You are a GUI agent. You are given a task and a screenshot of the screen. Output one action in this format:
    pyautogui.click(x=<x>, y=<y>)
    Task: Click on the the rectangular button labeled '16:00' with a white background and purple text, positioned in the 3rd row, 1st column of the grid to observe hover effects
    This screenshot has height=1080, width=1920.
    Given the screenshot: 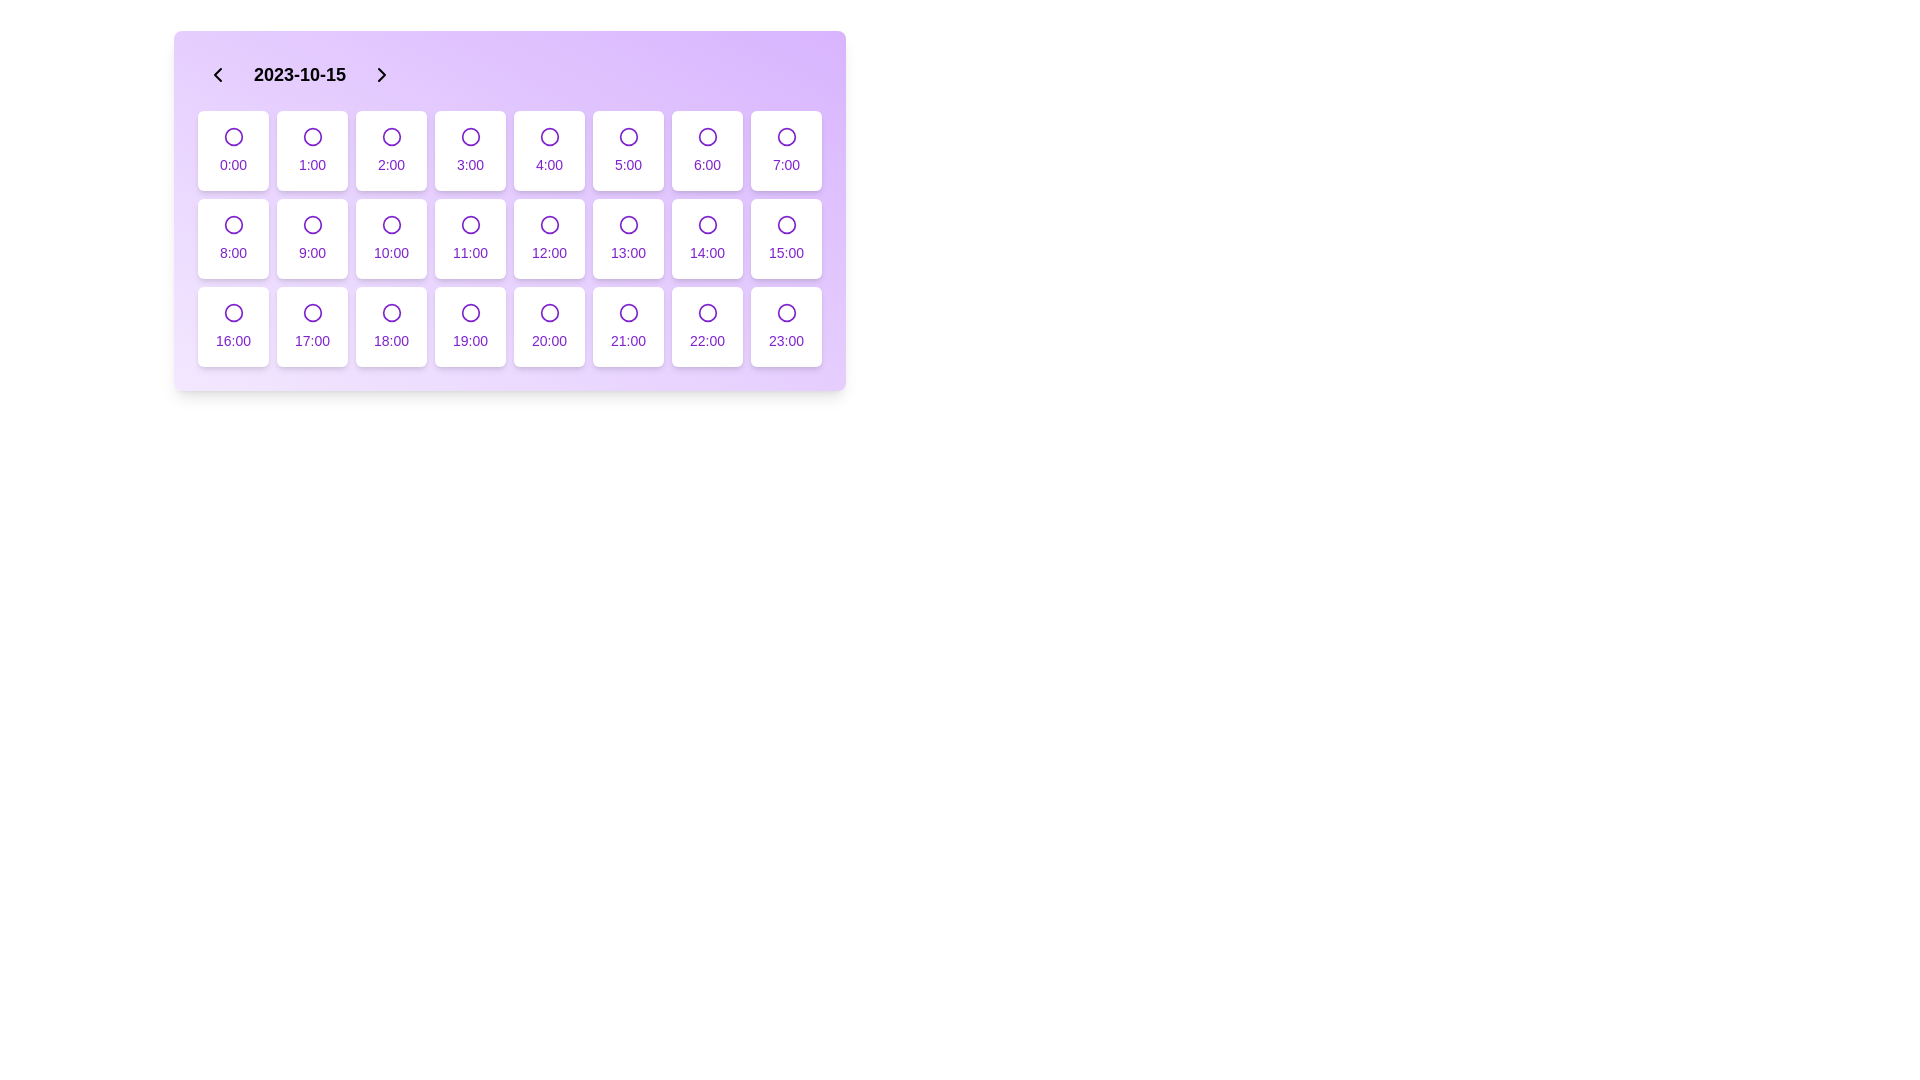 What is the action you would take?
    pyautogui.click(x=233, y=326)
    